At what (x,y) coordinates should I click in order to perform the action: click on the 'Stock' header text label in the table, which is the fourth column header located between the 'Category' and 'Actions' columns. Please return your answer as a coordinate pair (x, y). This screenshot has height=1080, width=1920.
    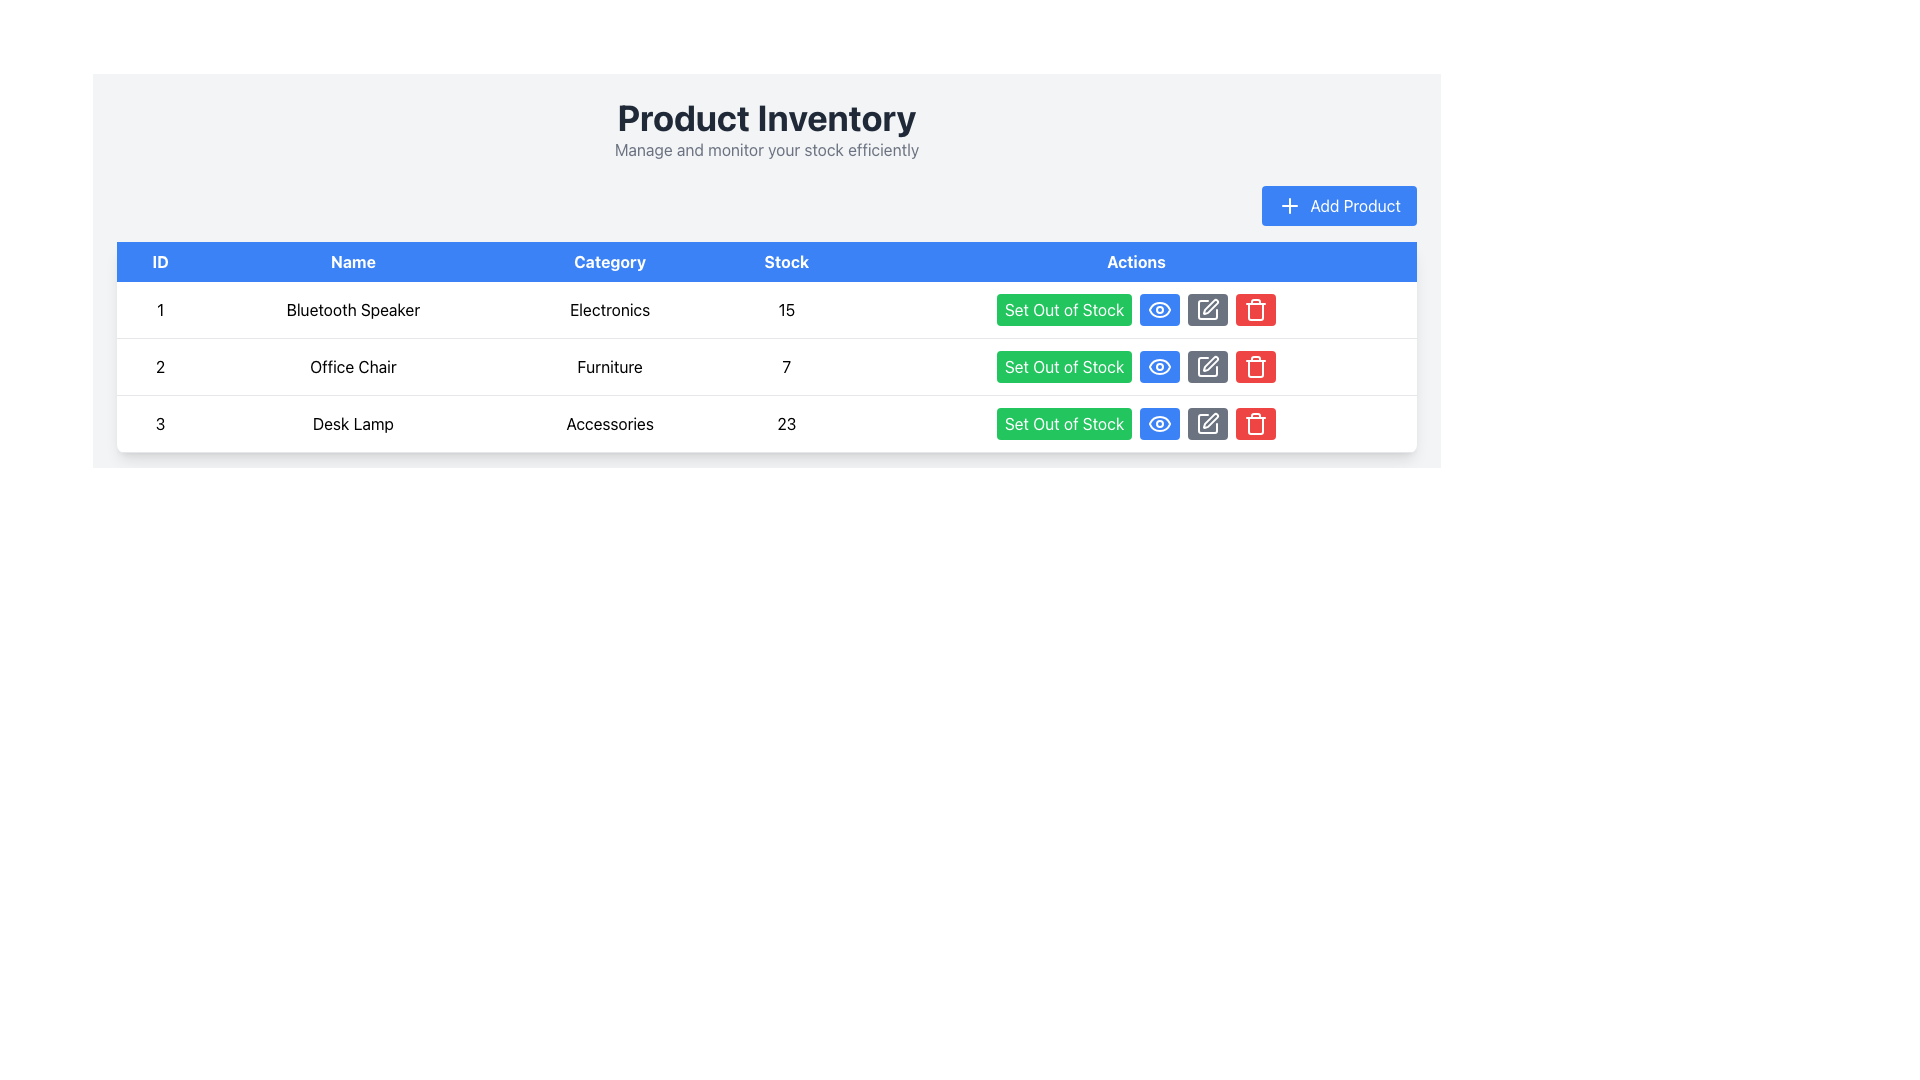
    Looking at the image, I should click on (785, 261).